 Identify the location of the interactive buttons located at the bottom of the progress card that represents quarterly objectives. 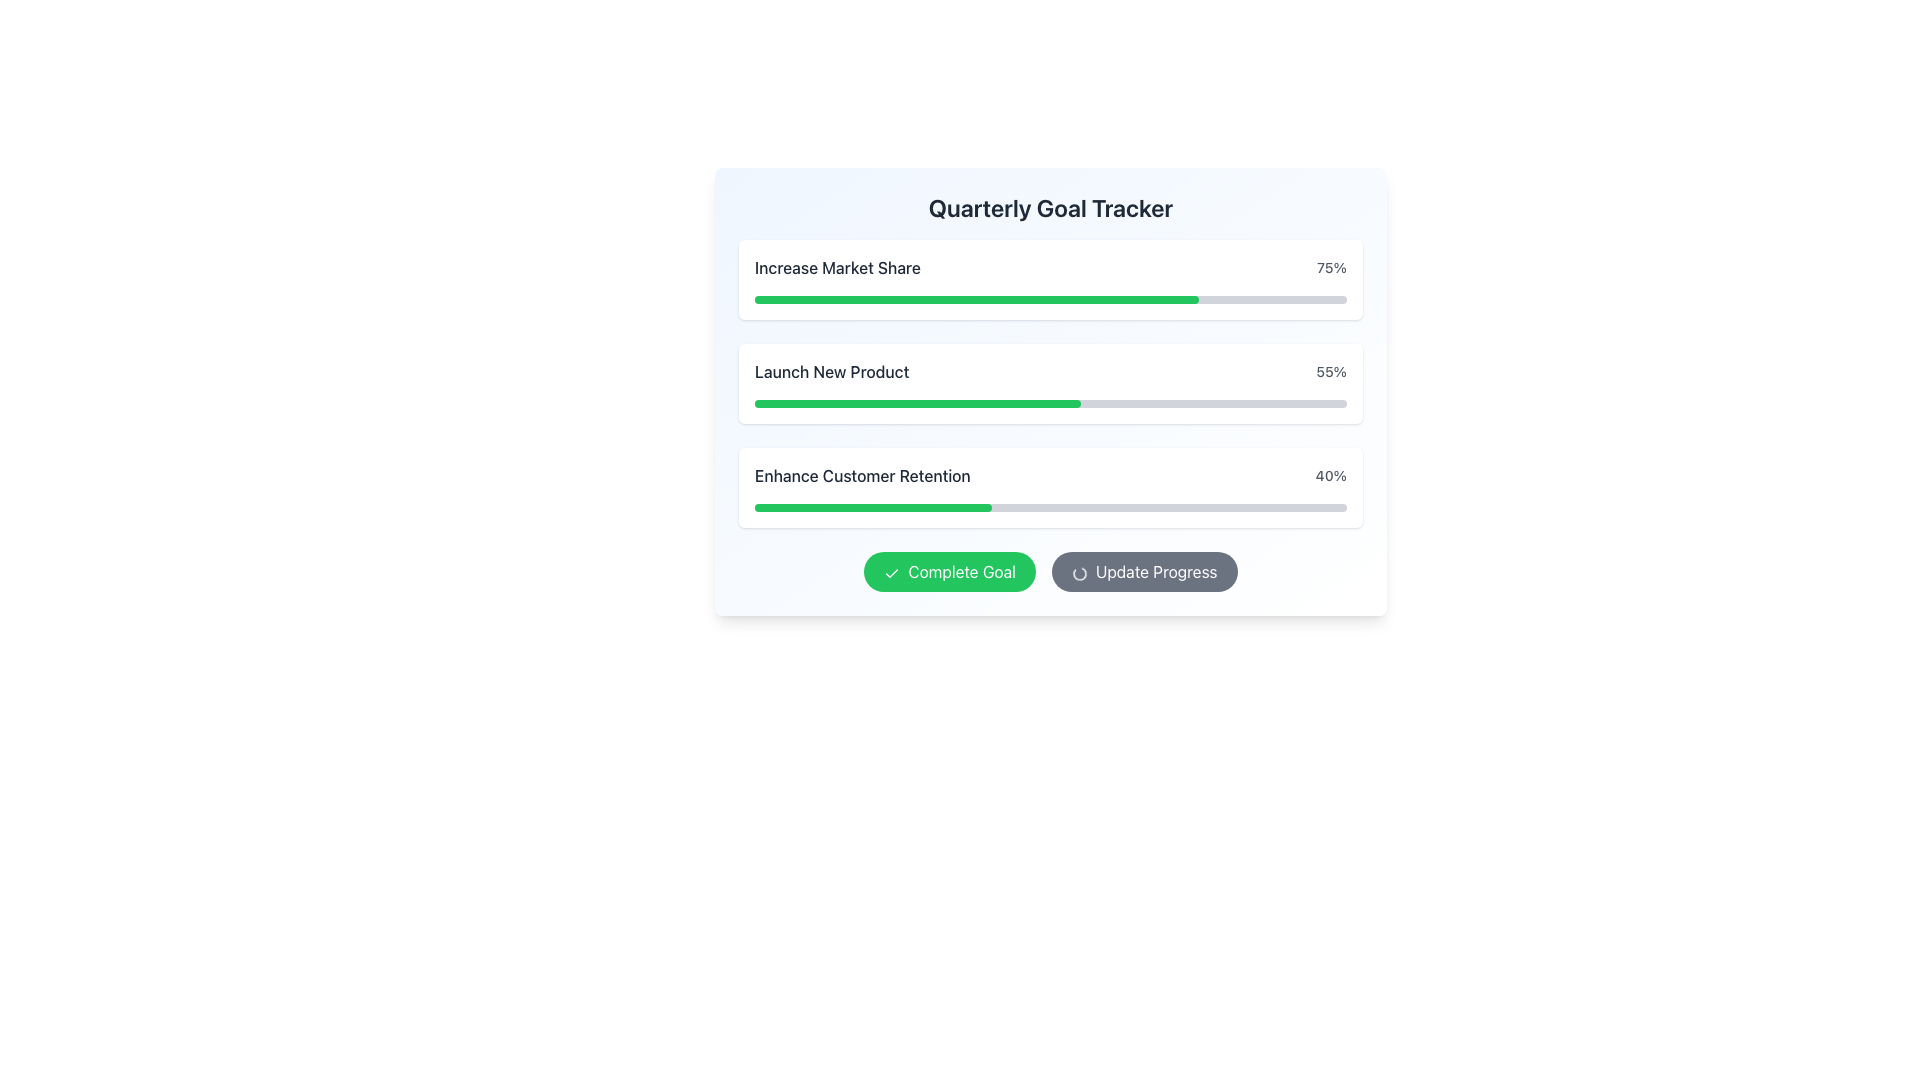
(1050, 392).